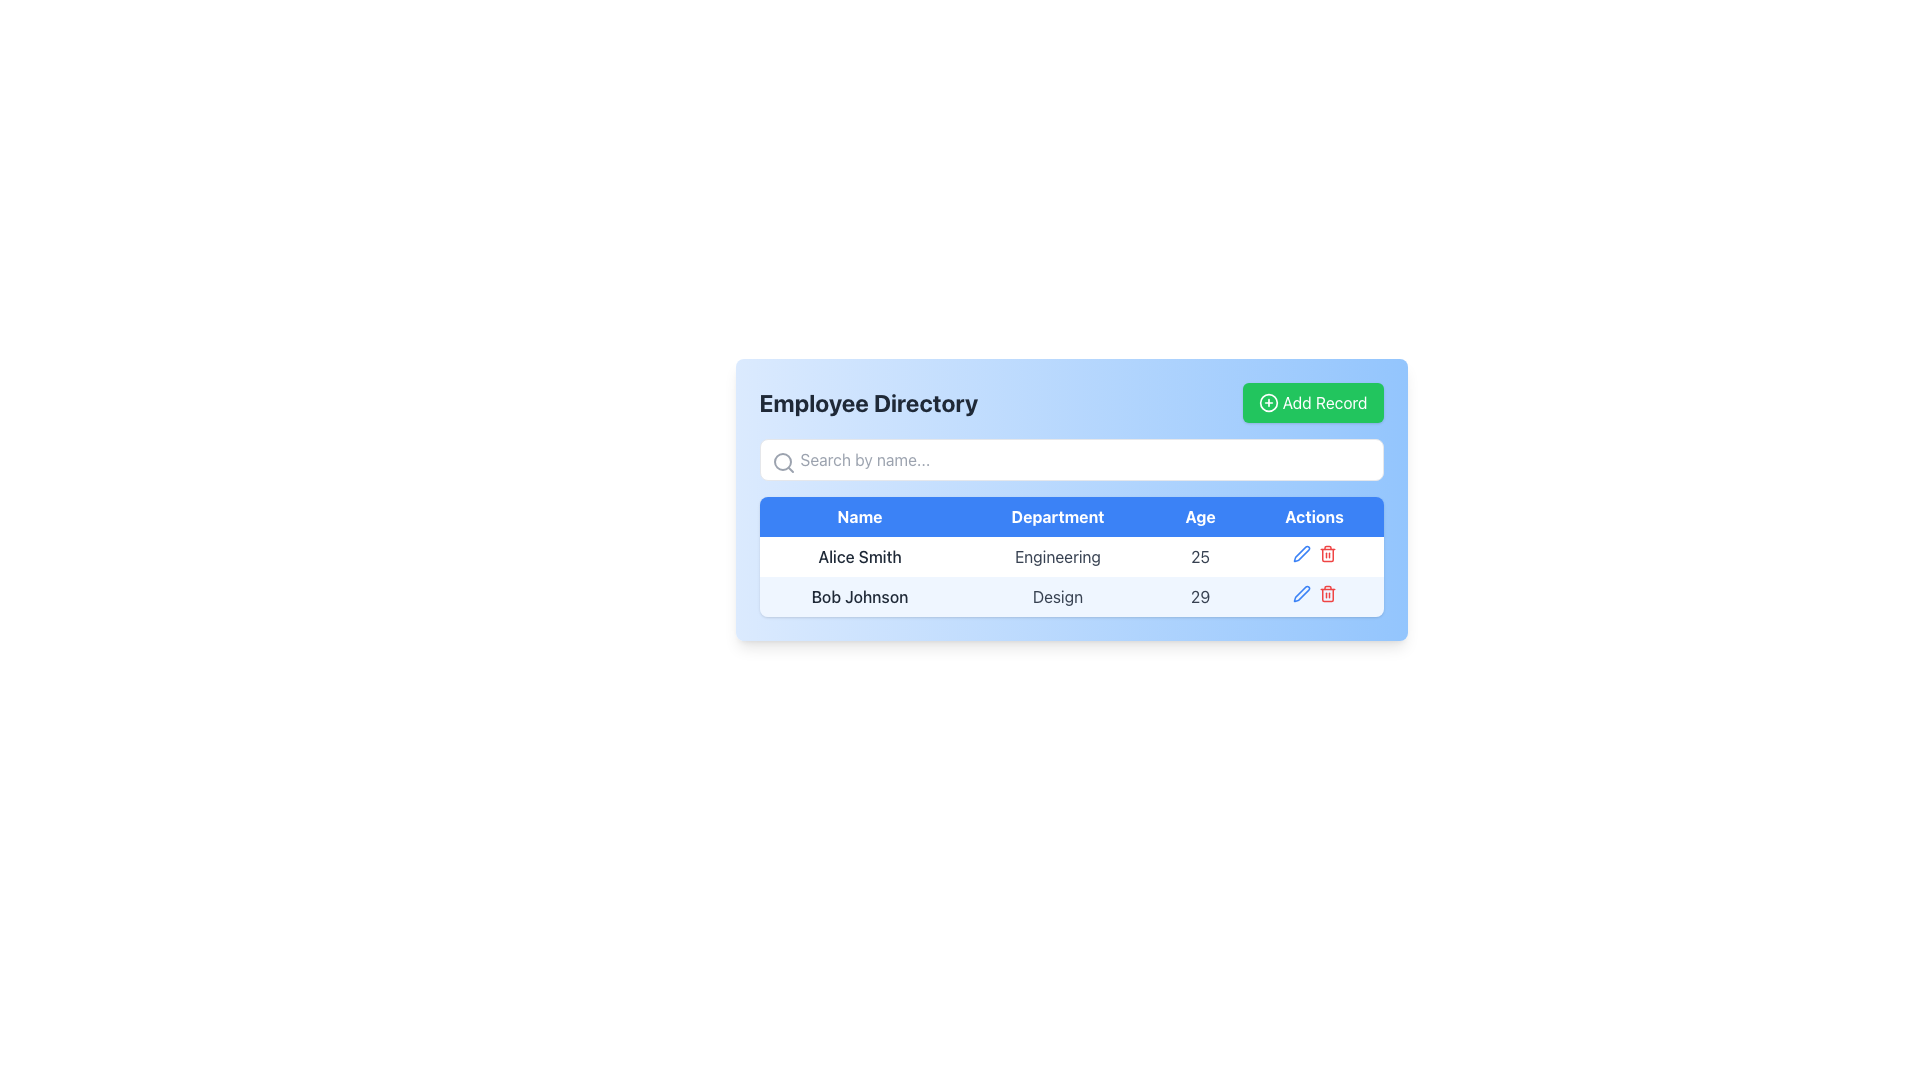 Image resolution: width=1920 pixels, height=1080 pixels. Describe the element at coordinates (1314, 556) in the screenshot. I see `the red trash bin icon in the 'Actions' column of the table row for 'Alice Smith'` at that location.